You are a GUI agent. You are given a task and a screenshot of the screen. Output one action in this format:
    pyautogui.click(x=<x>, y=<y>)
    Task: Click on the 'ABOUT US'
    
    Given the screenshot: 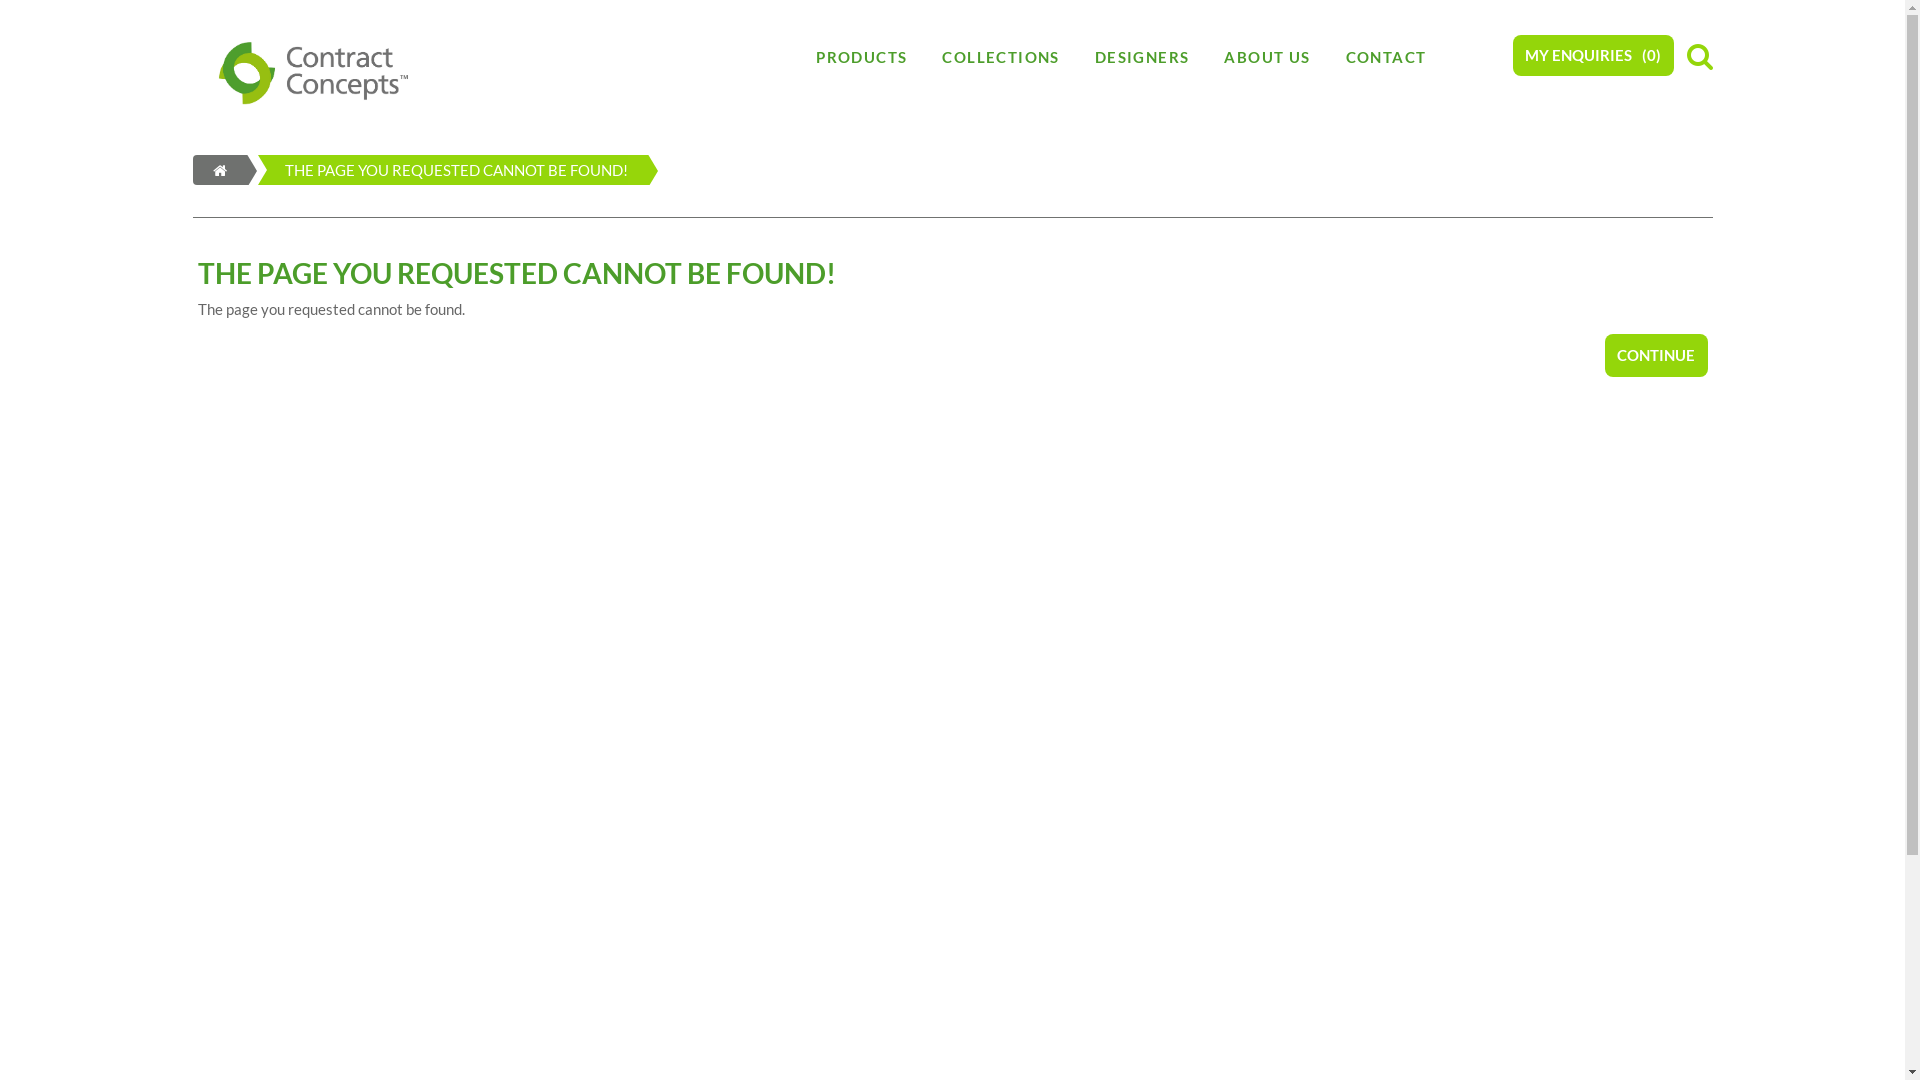 What is the action you would take?
    pyautogui.click(x=1266, y=56)
    